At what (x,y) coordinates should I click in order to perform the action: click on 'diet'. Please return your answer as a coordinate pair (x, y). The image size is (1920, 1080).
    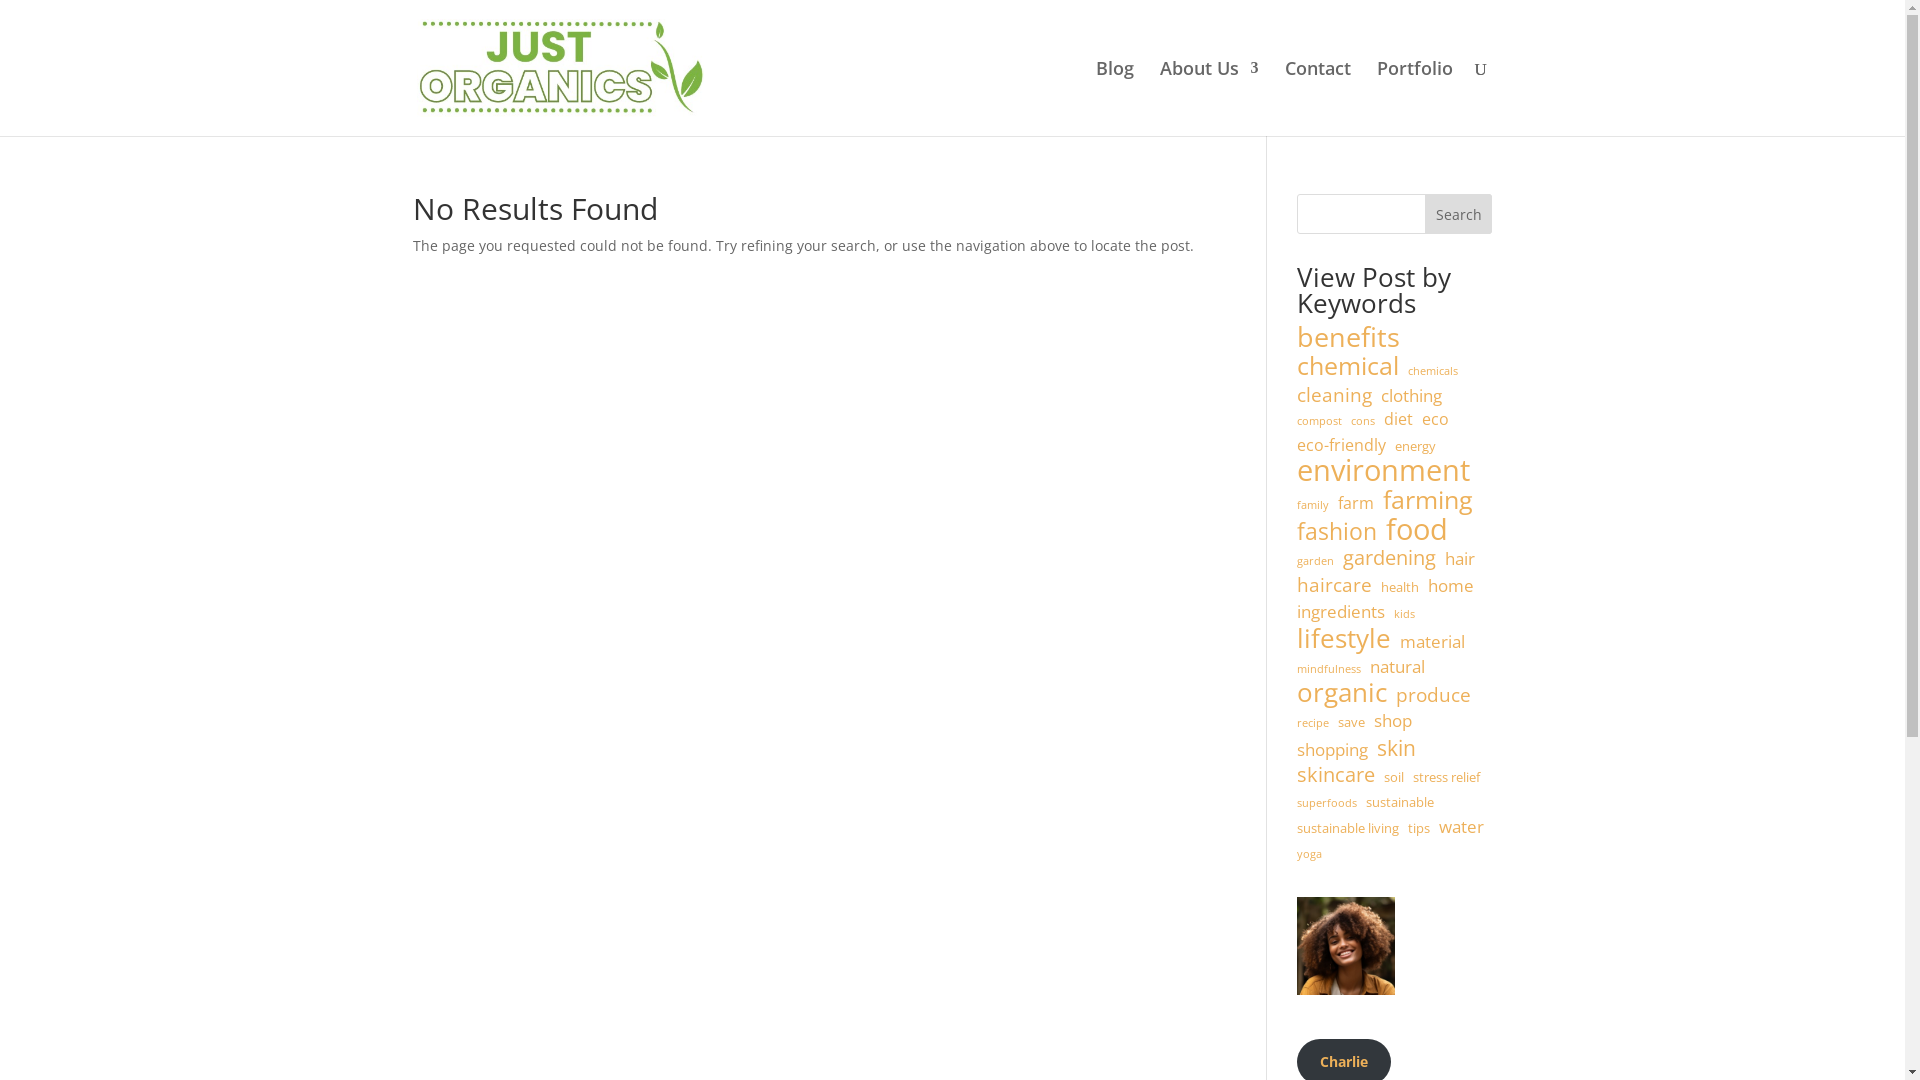
    Looking at the image, I should click on (1397, 419).